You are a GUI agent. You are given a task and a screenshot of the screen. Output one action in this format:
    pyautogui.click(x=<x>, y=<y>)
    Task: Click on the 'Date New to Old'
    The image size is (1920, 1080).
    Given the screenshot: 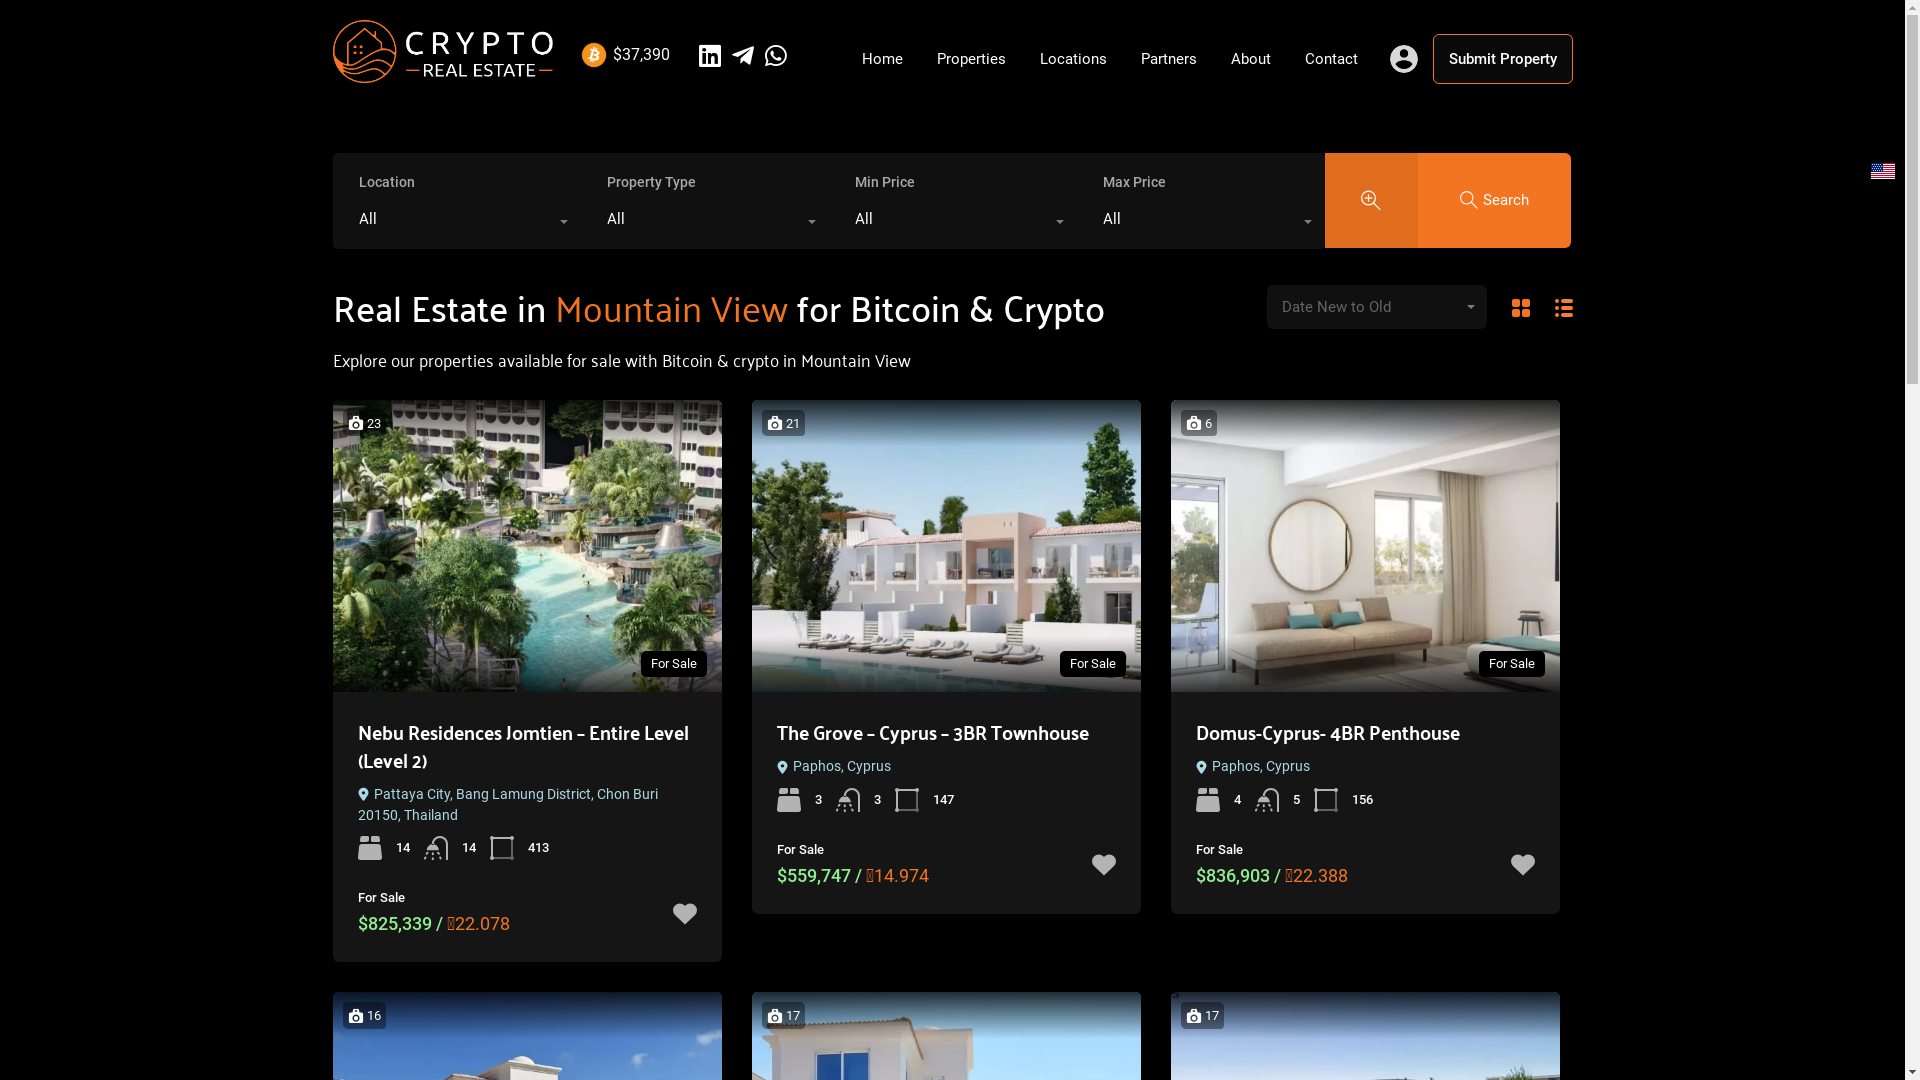 What is the action you would take?
    pyautogui.click(x=1375, y=307)
    